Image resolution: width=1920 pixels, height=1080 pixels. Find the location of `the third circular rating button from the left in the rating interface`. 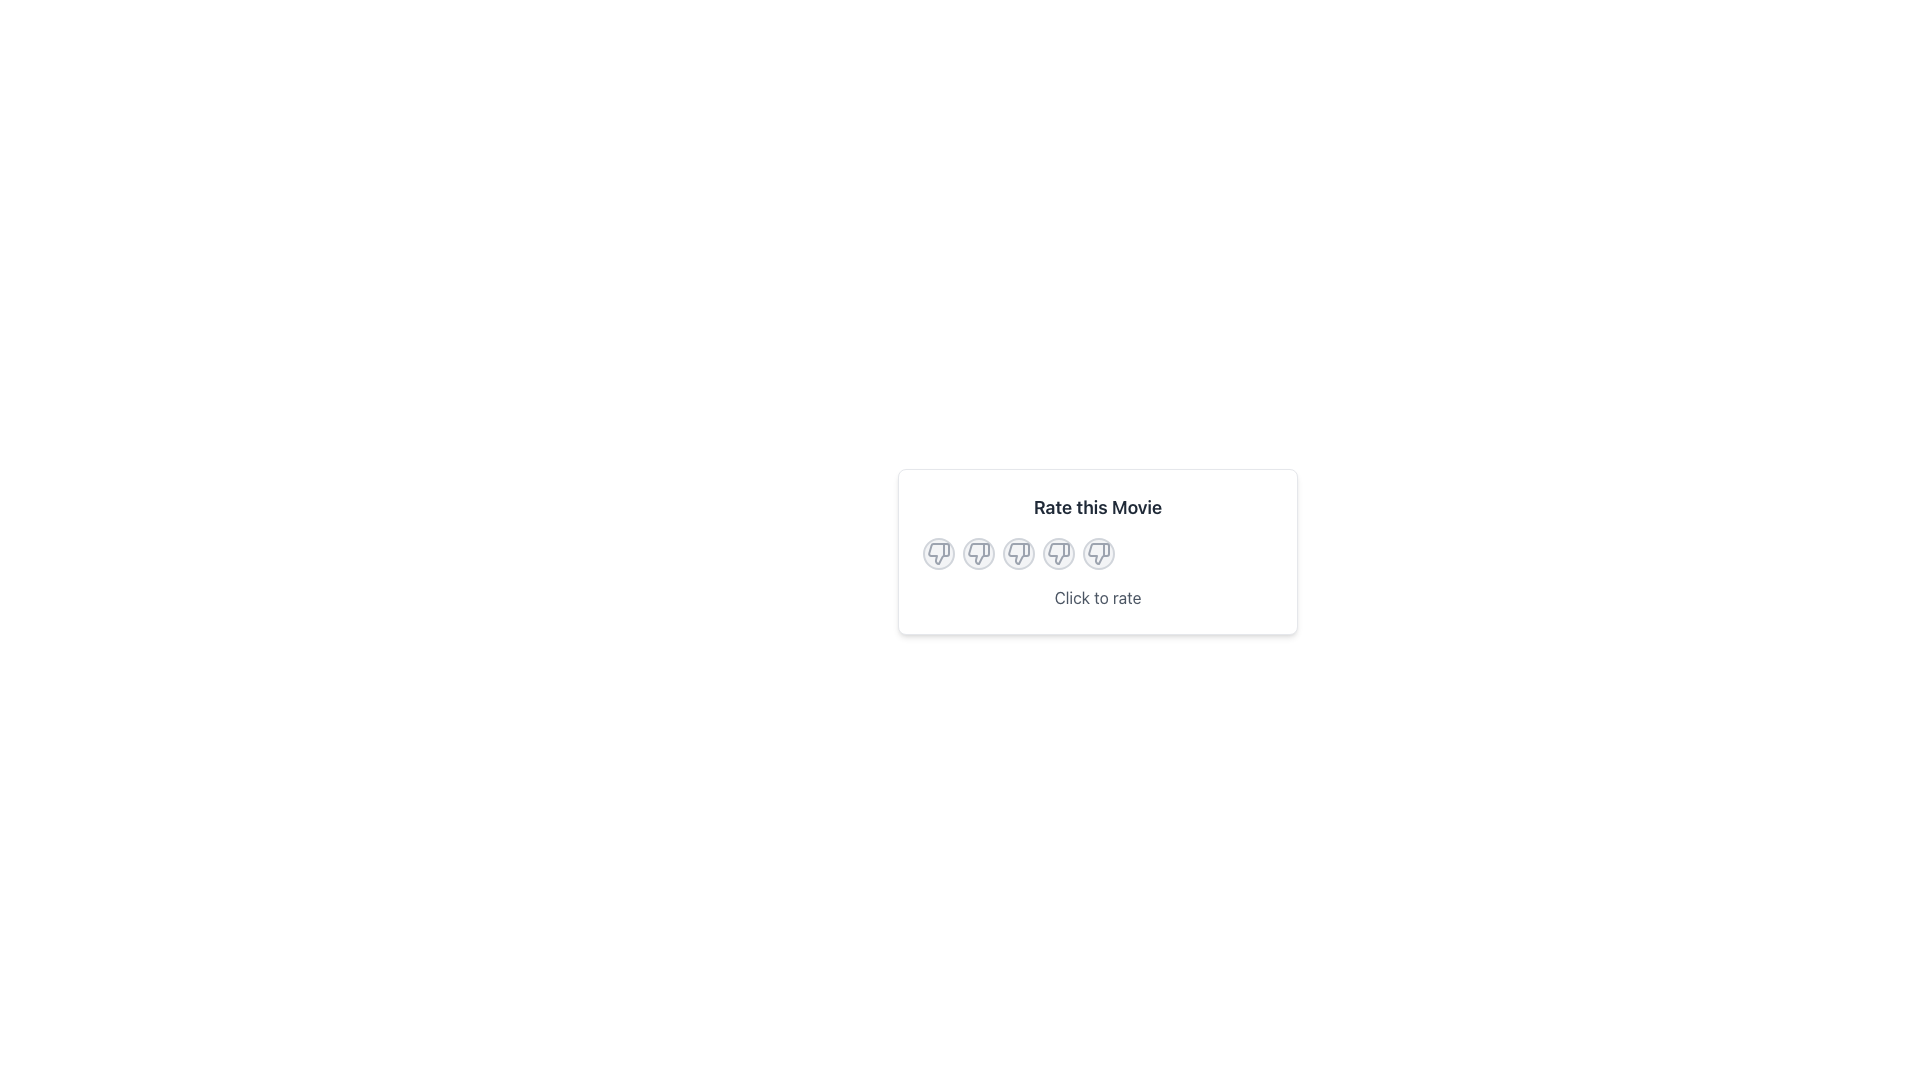

the third circular rating button from the left in the rating interface is located at coordinates (1018, 554).